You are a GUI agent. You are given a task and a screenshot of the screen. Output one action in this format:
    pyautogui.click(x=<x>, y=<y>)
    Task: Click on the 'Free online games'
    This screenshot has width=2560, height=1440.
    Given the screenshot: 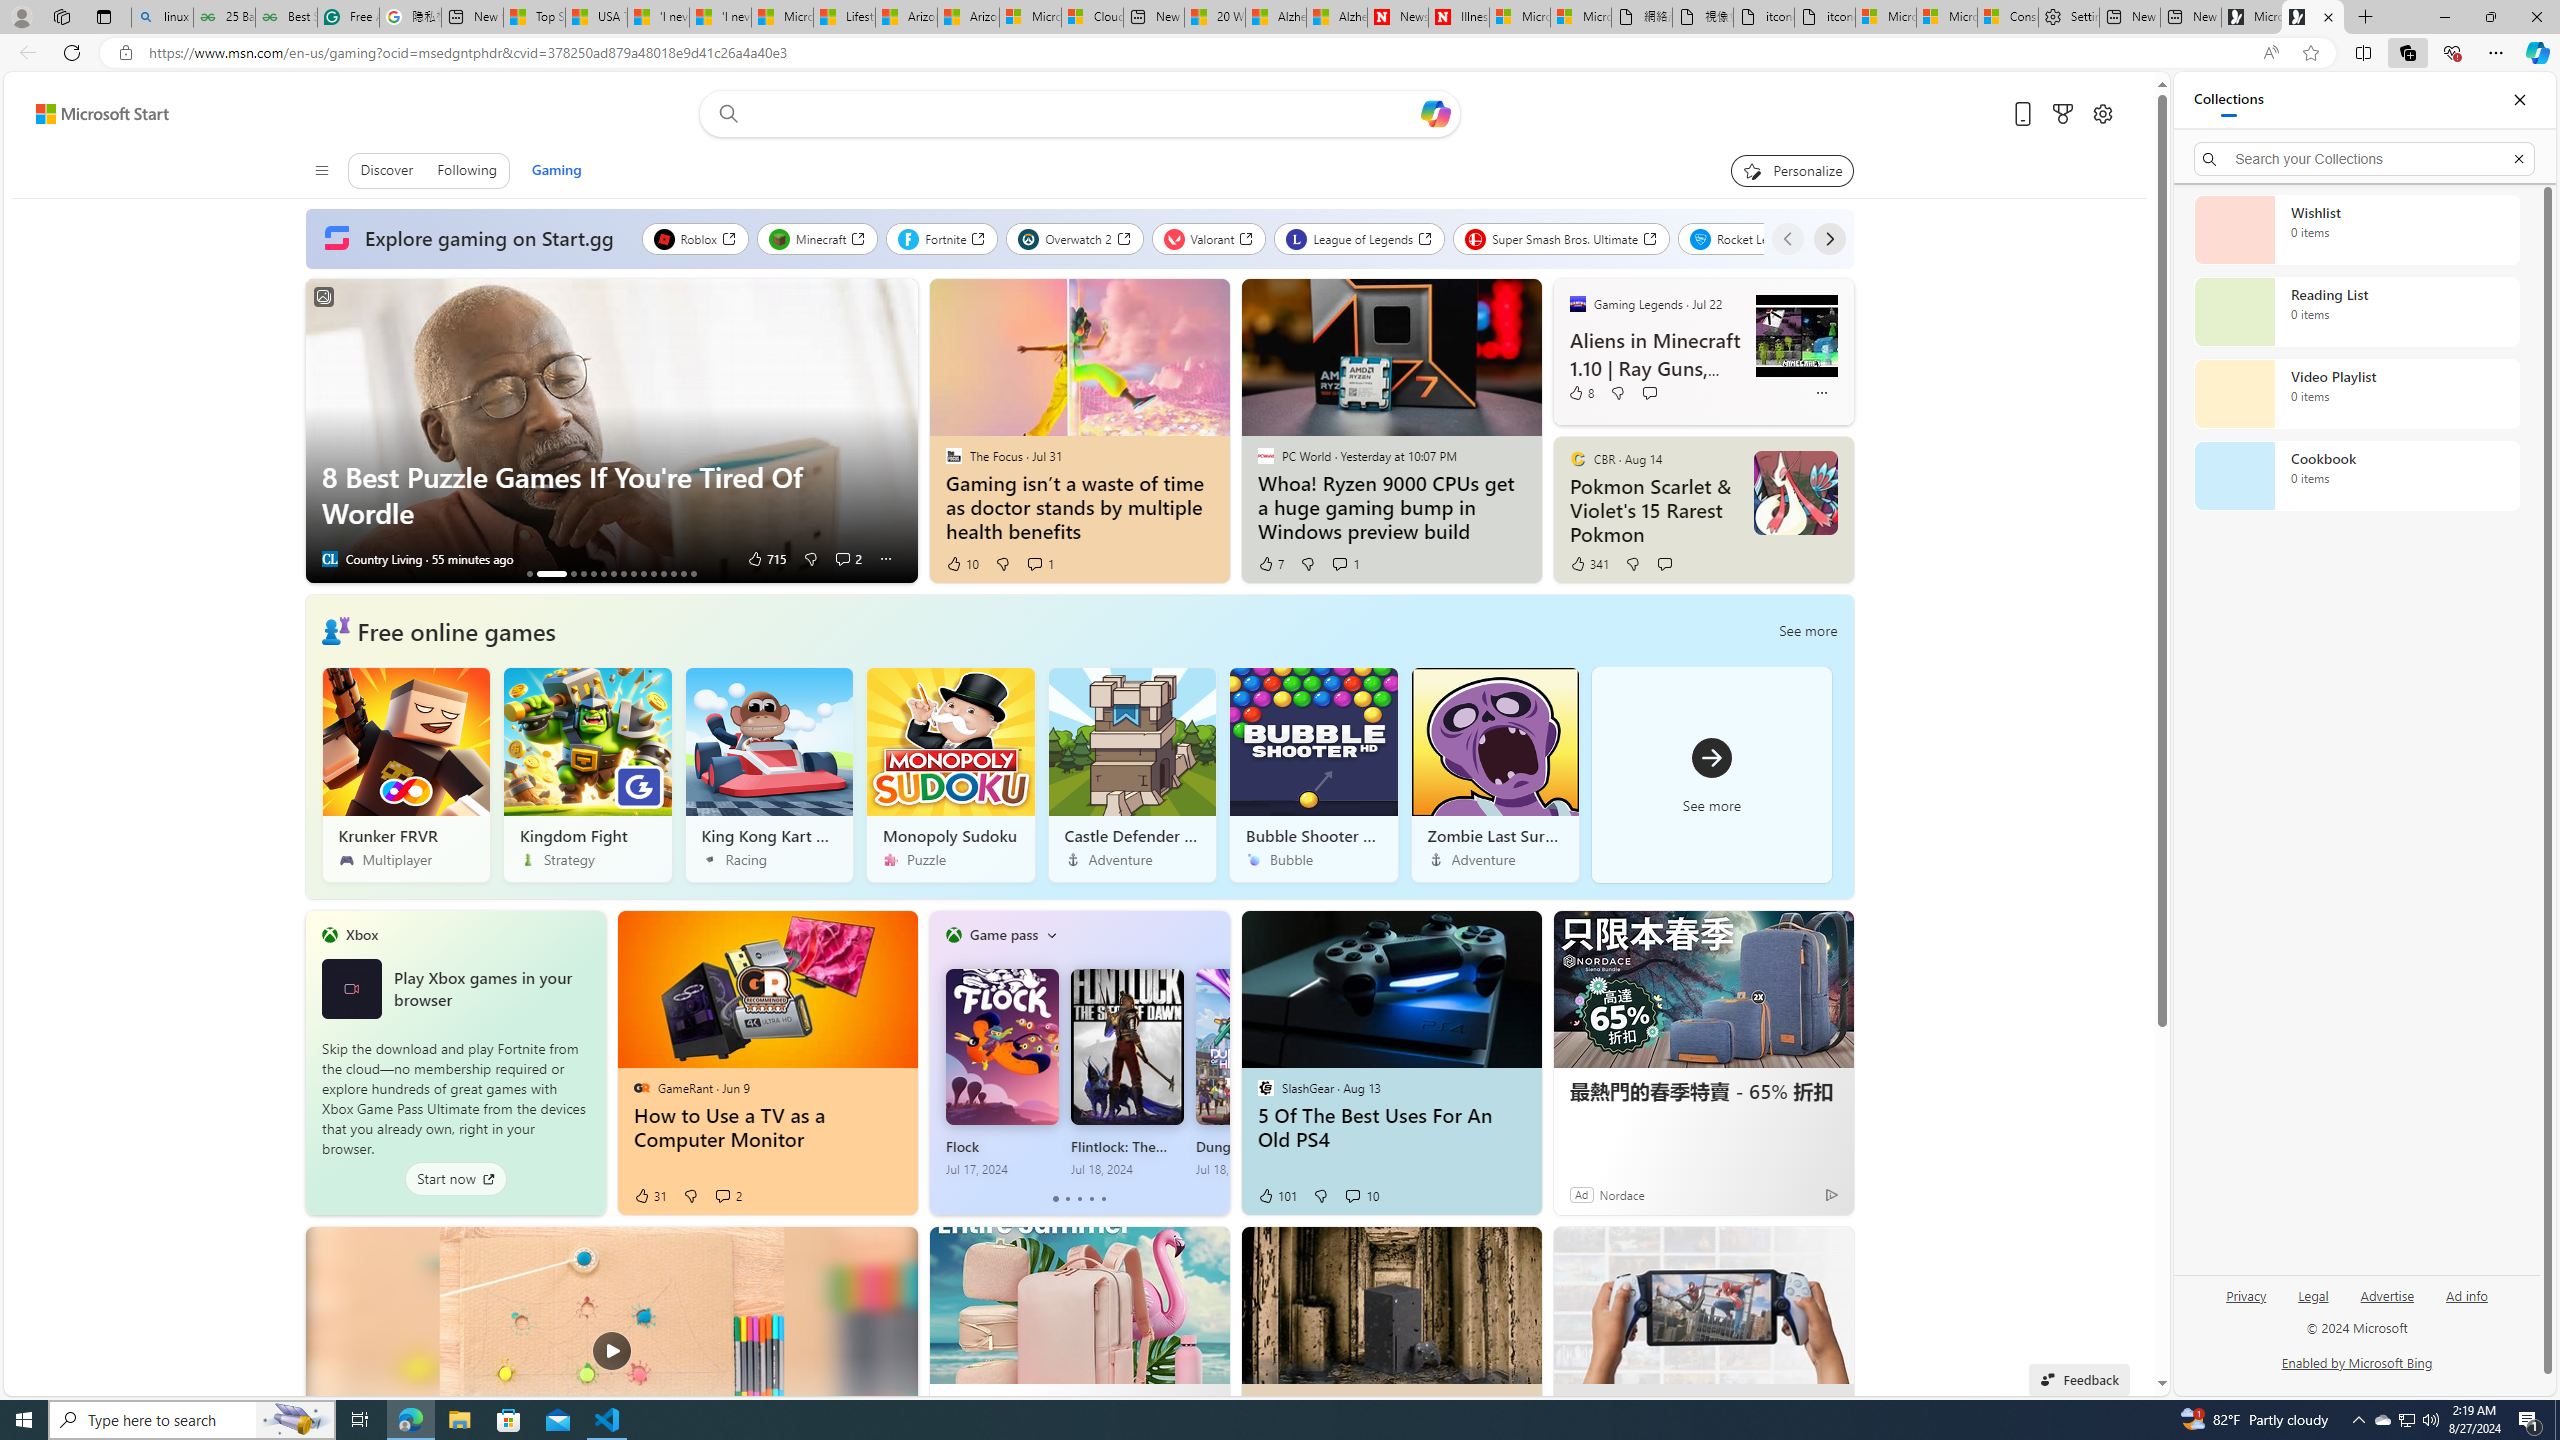 What is the action you would take?
    pyautogui.click(x=454, y=629)
    